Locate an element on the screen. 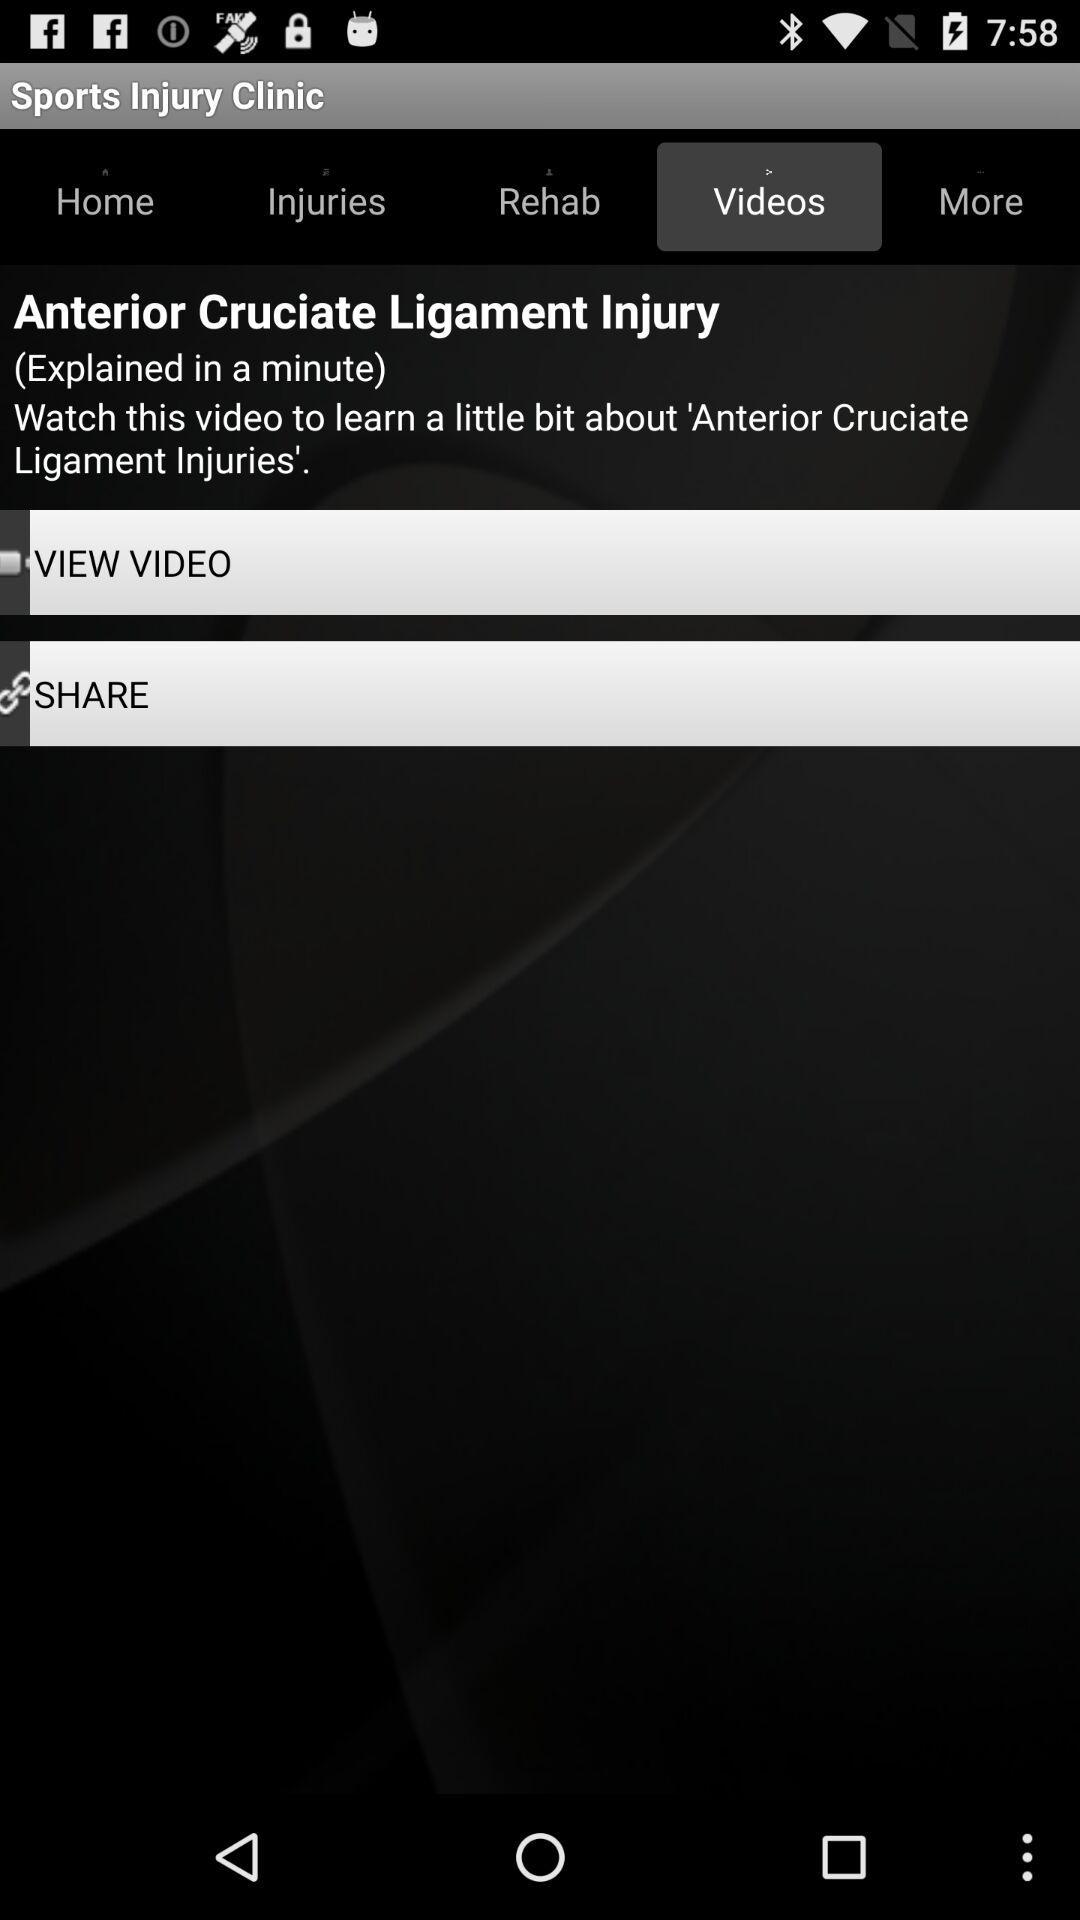  item above watch this video item is located at coordinates (979, 196).